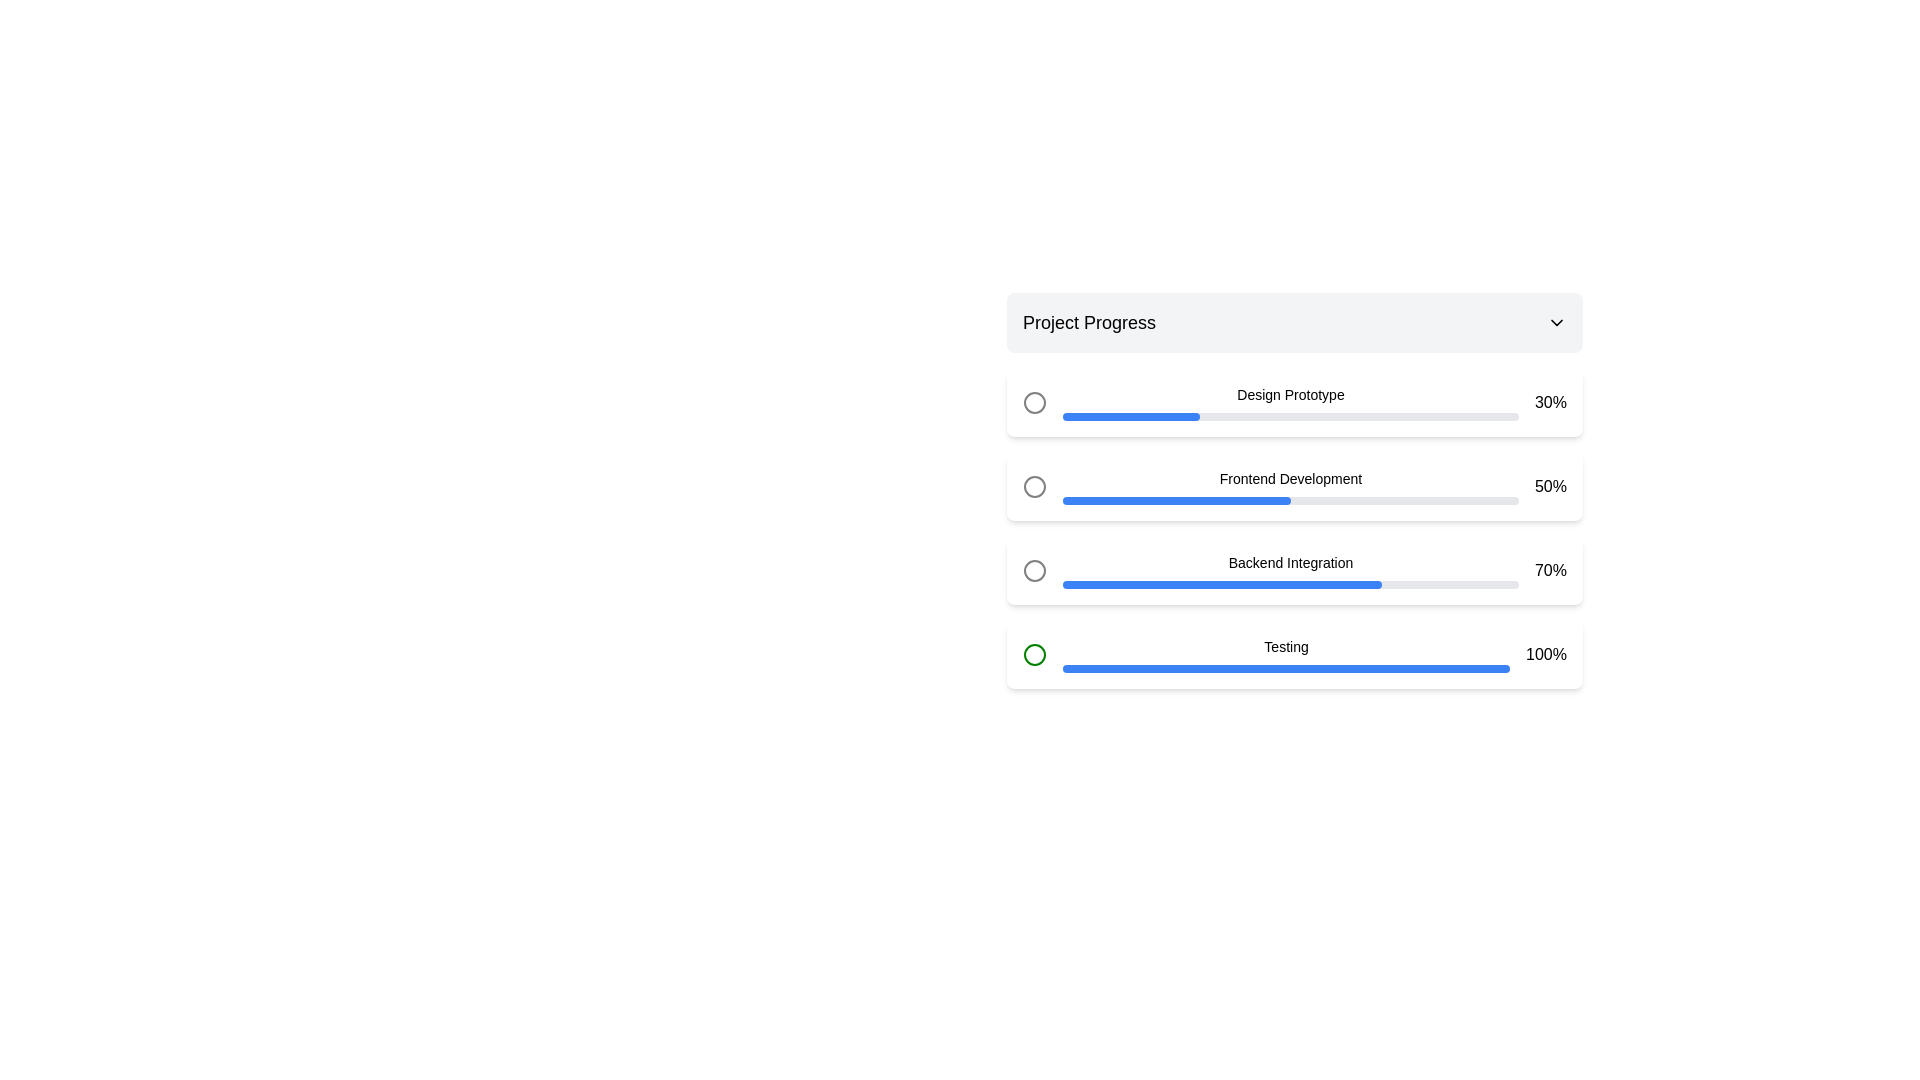 The width and height of the screenshot is (1920, 1080). I want to click on the progress indicator, so click(1131, 415).